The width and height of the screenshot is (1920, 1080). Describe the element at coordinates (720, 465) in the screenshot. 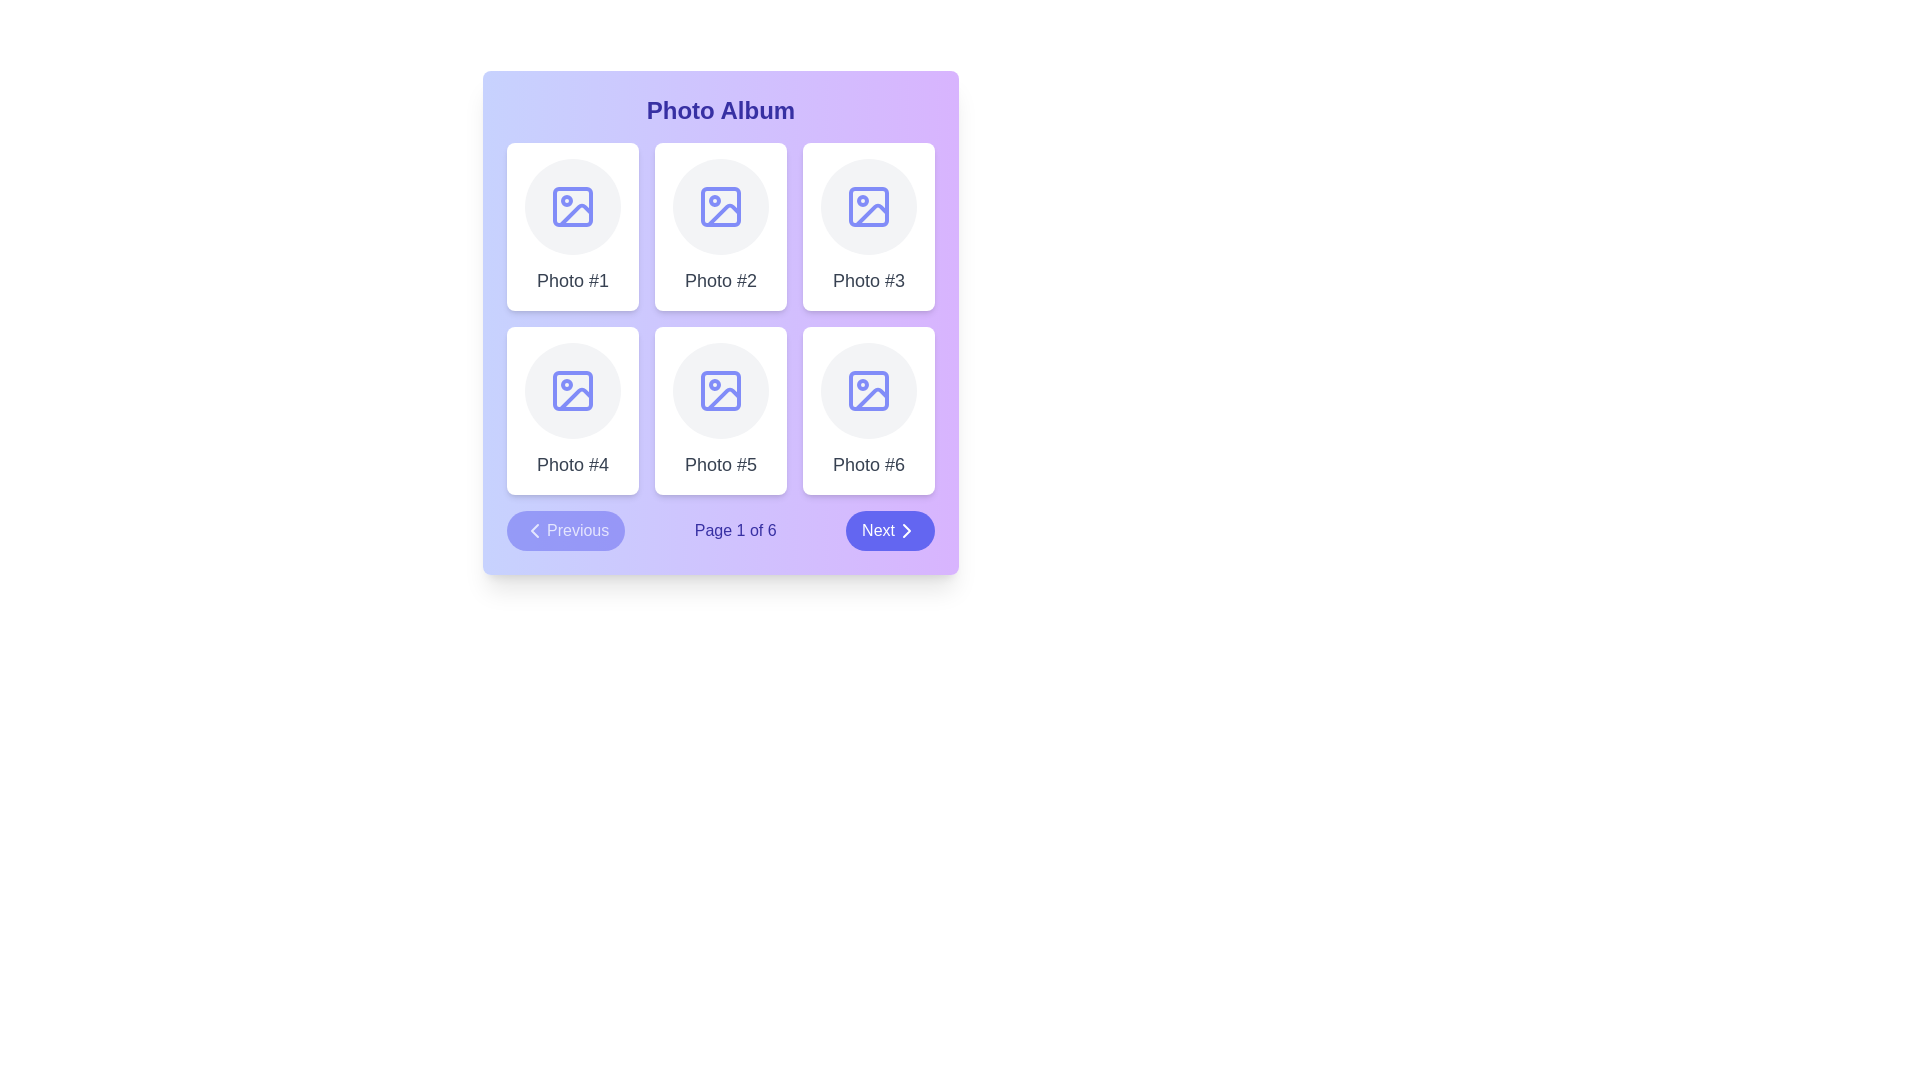

I see `text content of the label identifying the fifth photo in the grid of photo thumbnails, located at the center-bottom of the card in the second row, second column of the photo album grid interface` at that location.